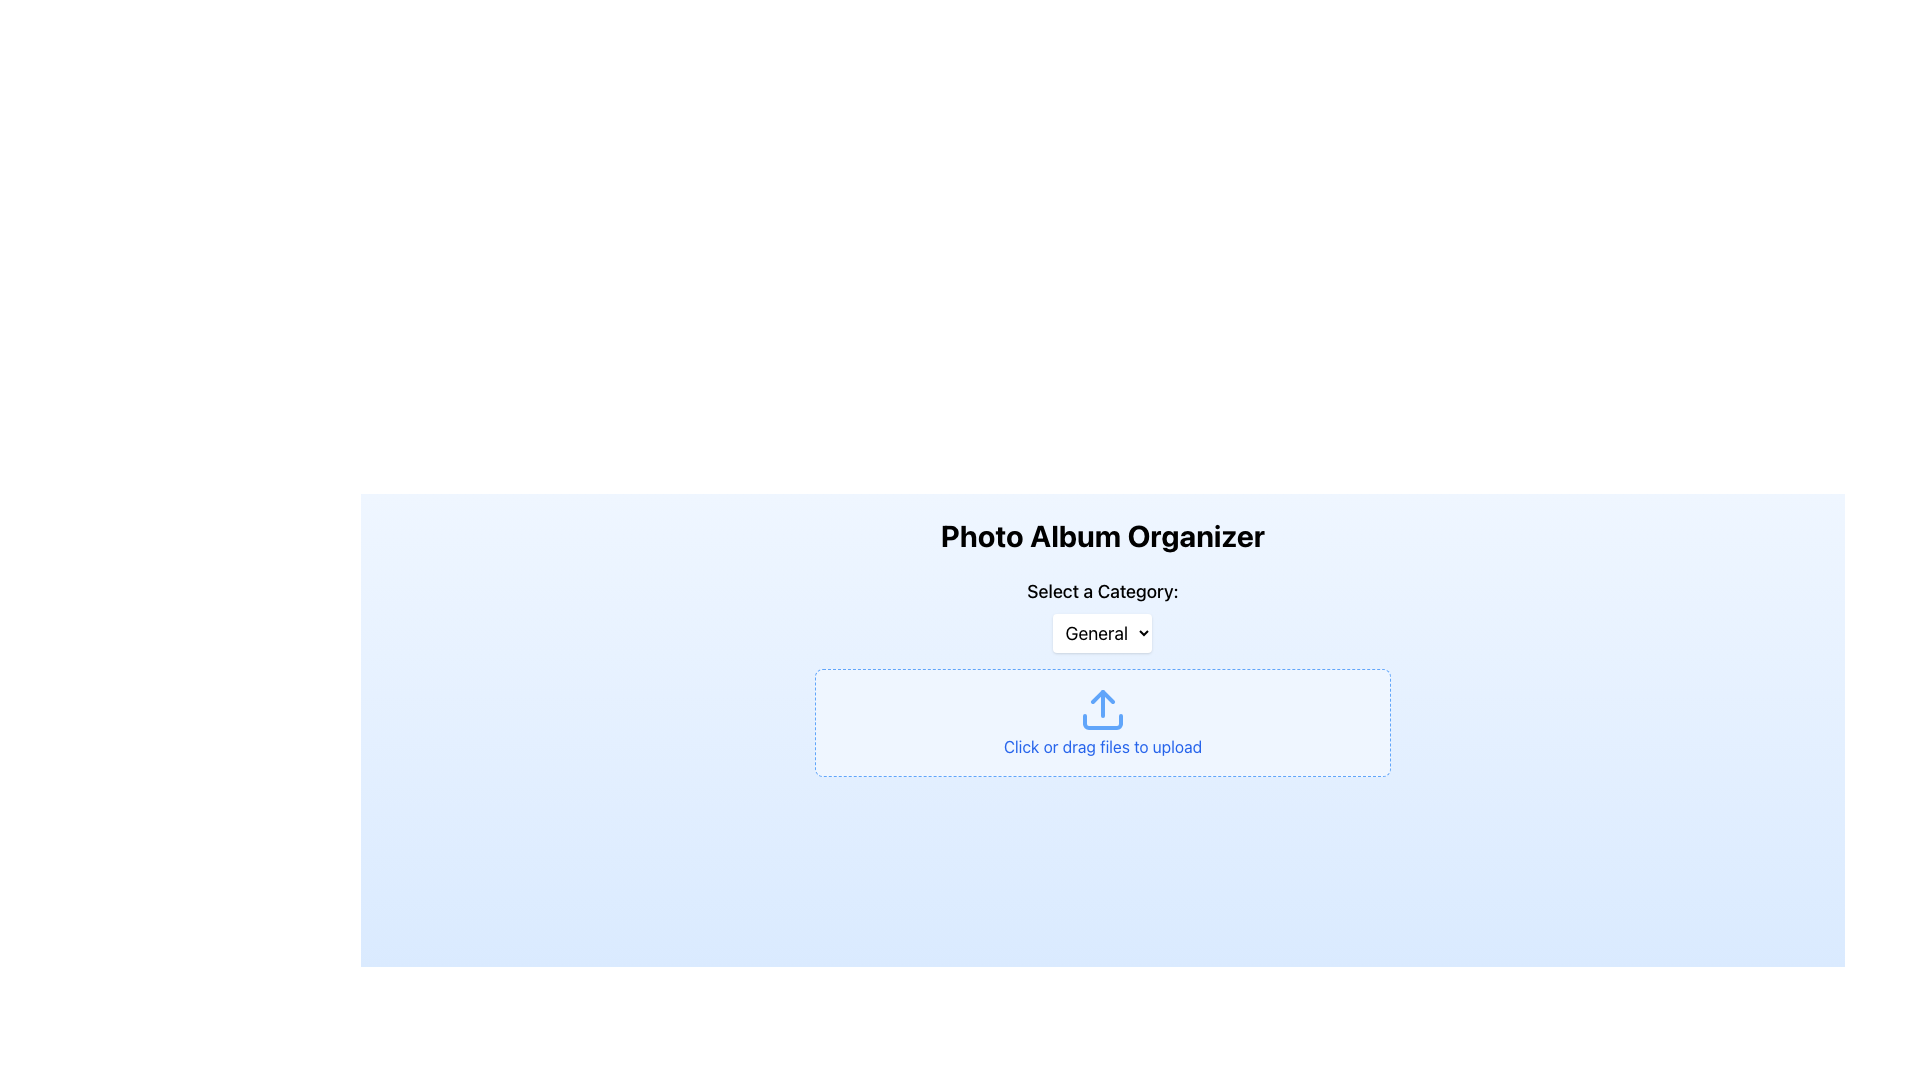  Describe the element at coordinates (1102, 633) in the screenshot. I see `the 'General' dropdown menu button located directly below the 'Select a Category:' label` at that location.